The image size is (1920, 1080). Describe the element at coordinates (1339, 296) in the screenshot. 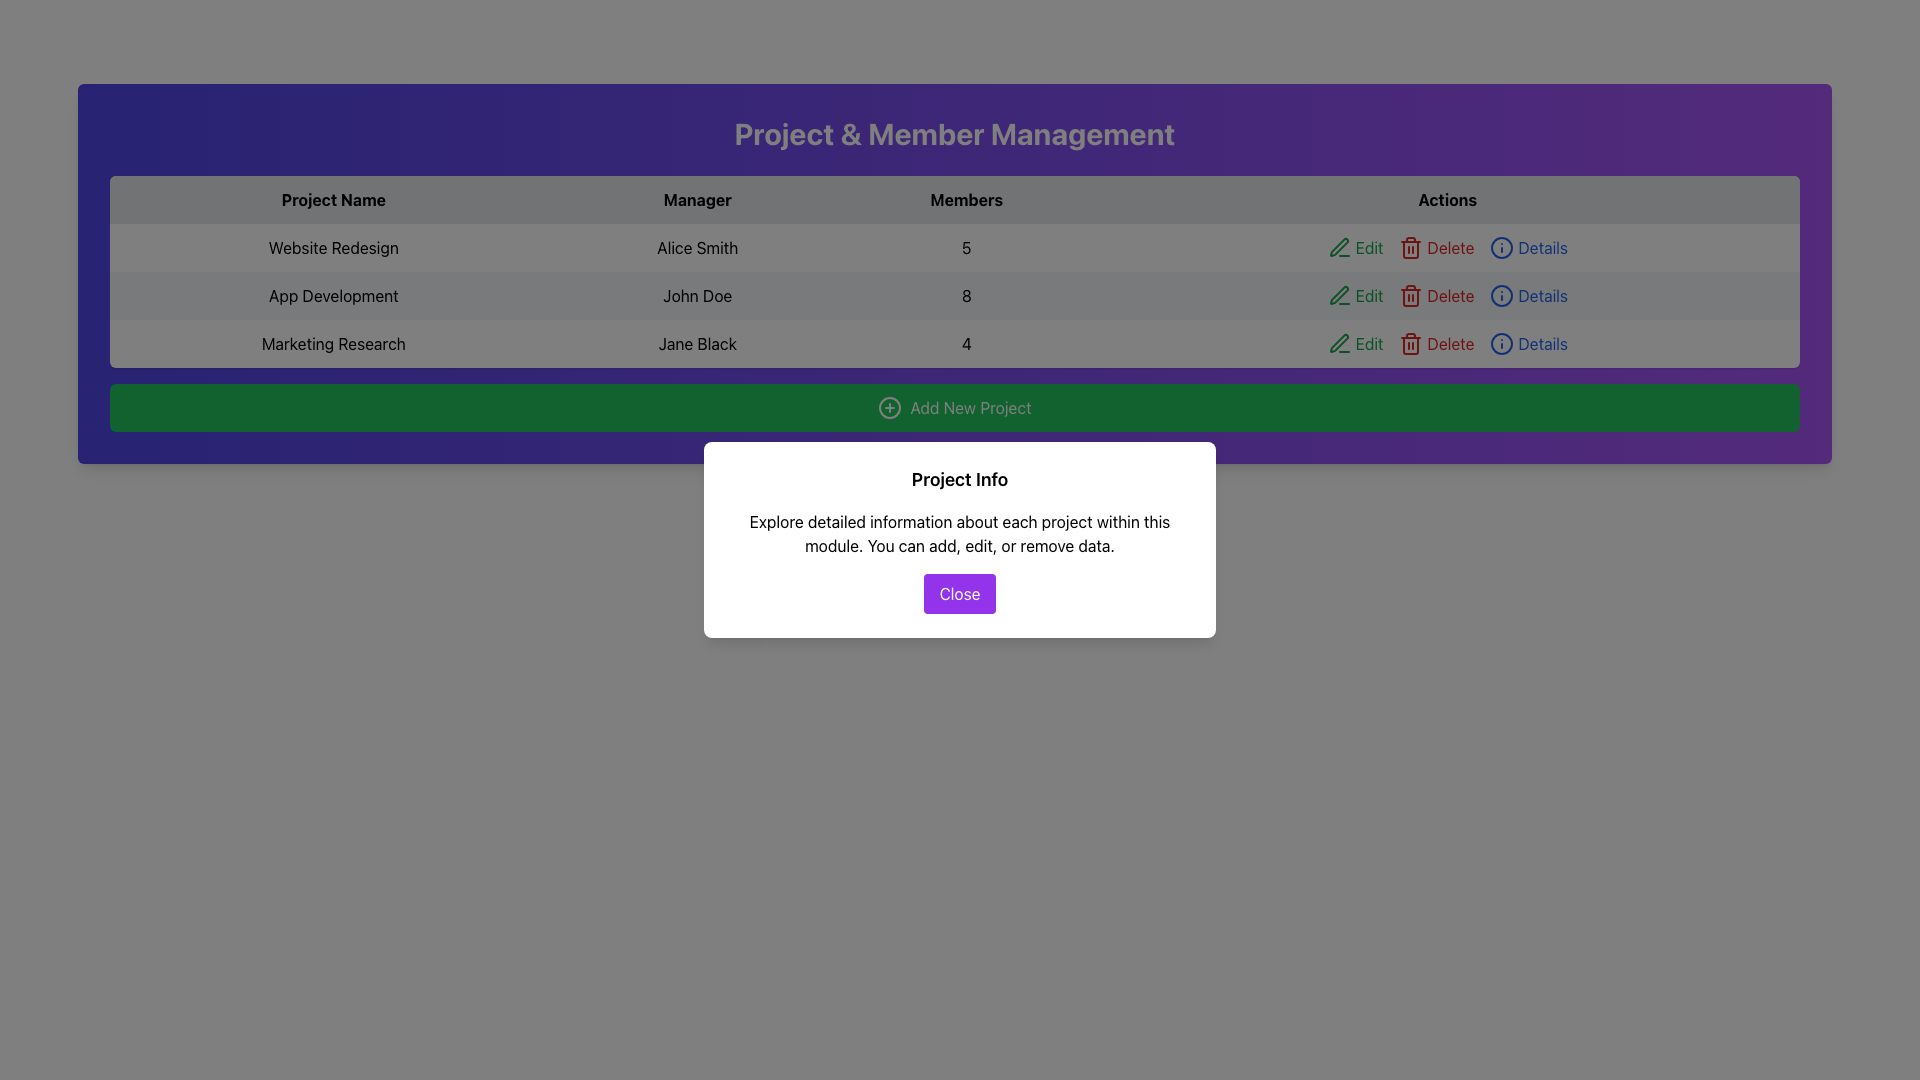

I see `the green pen icon in the second row of the table under the 'Actions' column to invoke the edit action` at that location.